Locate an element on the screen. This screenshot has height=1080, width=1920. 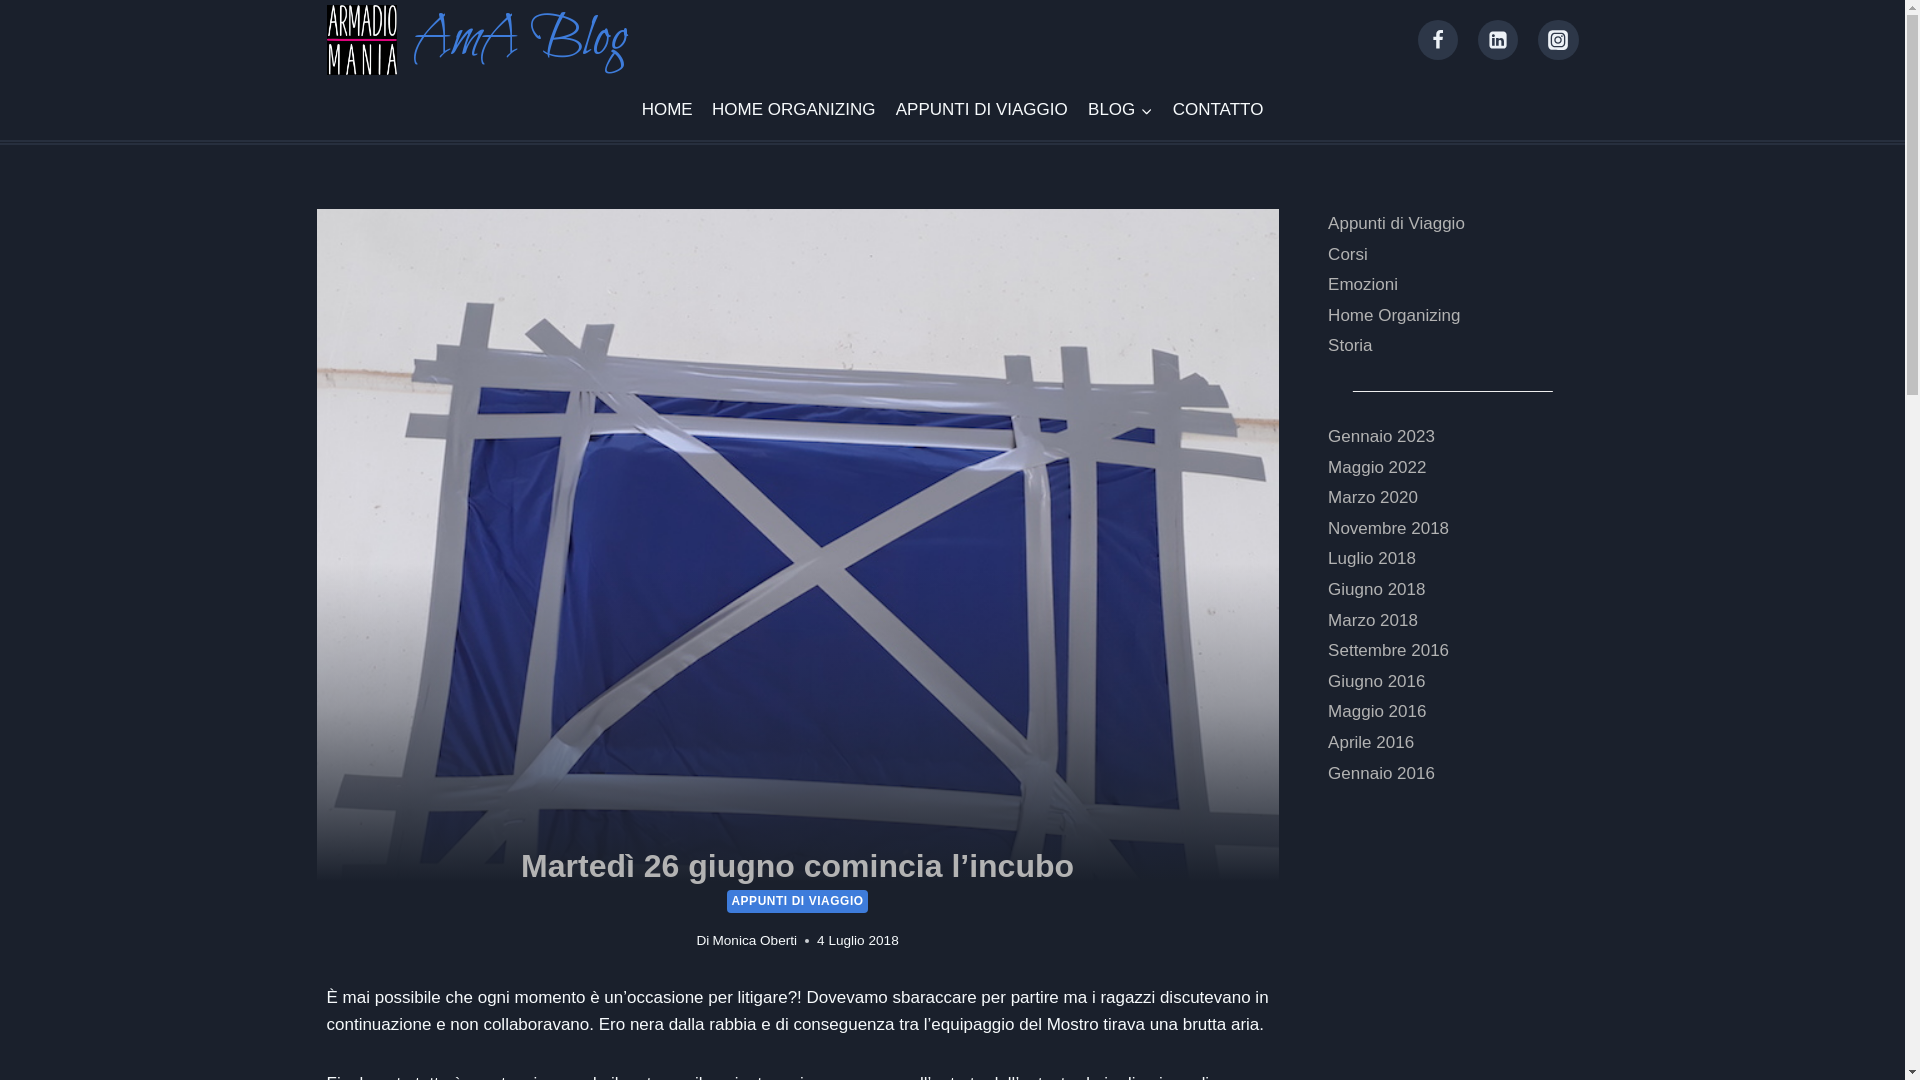
'Settembre 2016' is located at coordinates (1328, 650).